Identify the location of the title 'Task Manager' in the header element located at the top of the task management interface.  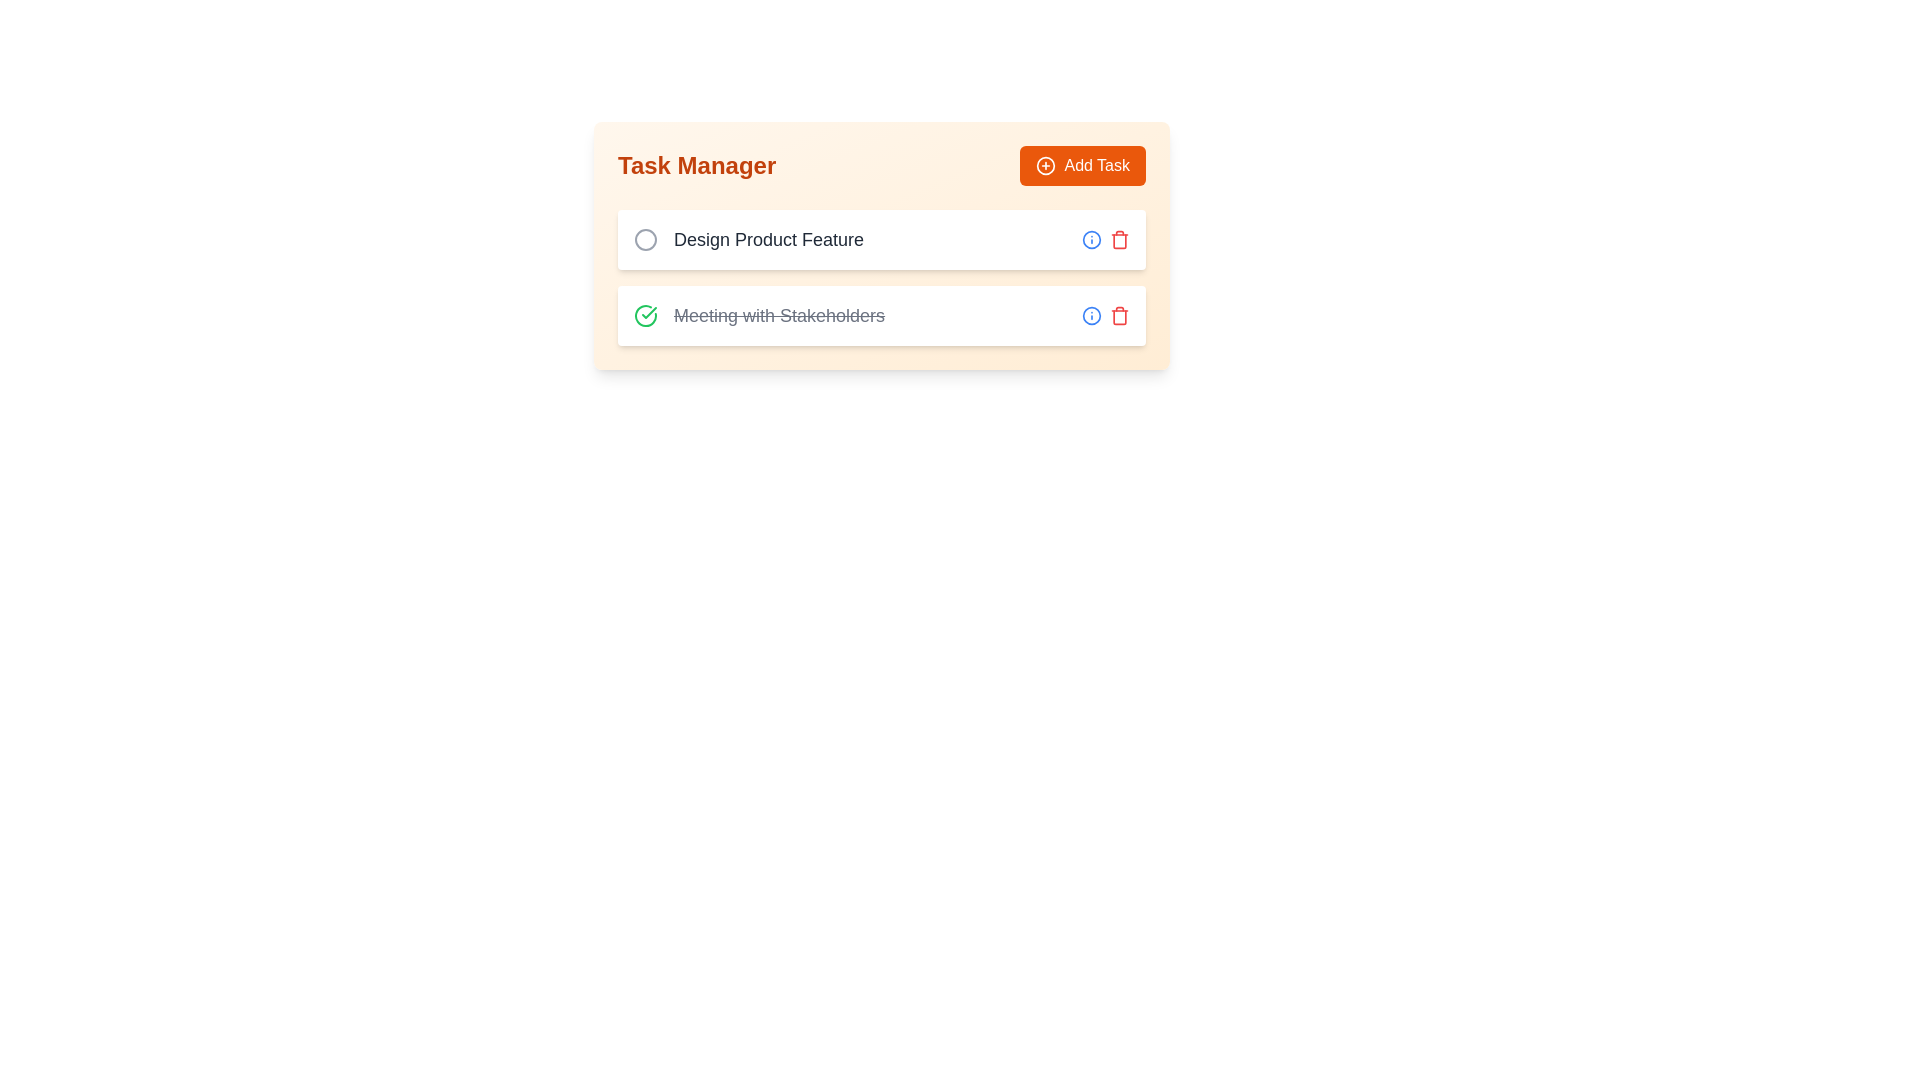
(881, 164).